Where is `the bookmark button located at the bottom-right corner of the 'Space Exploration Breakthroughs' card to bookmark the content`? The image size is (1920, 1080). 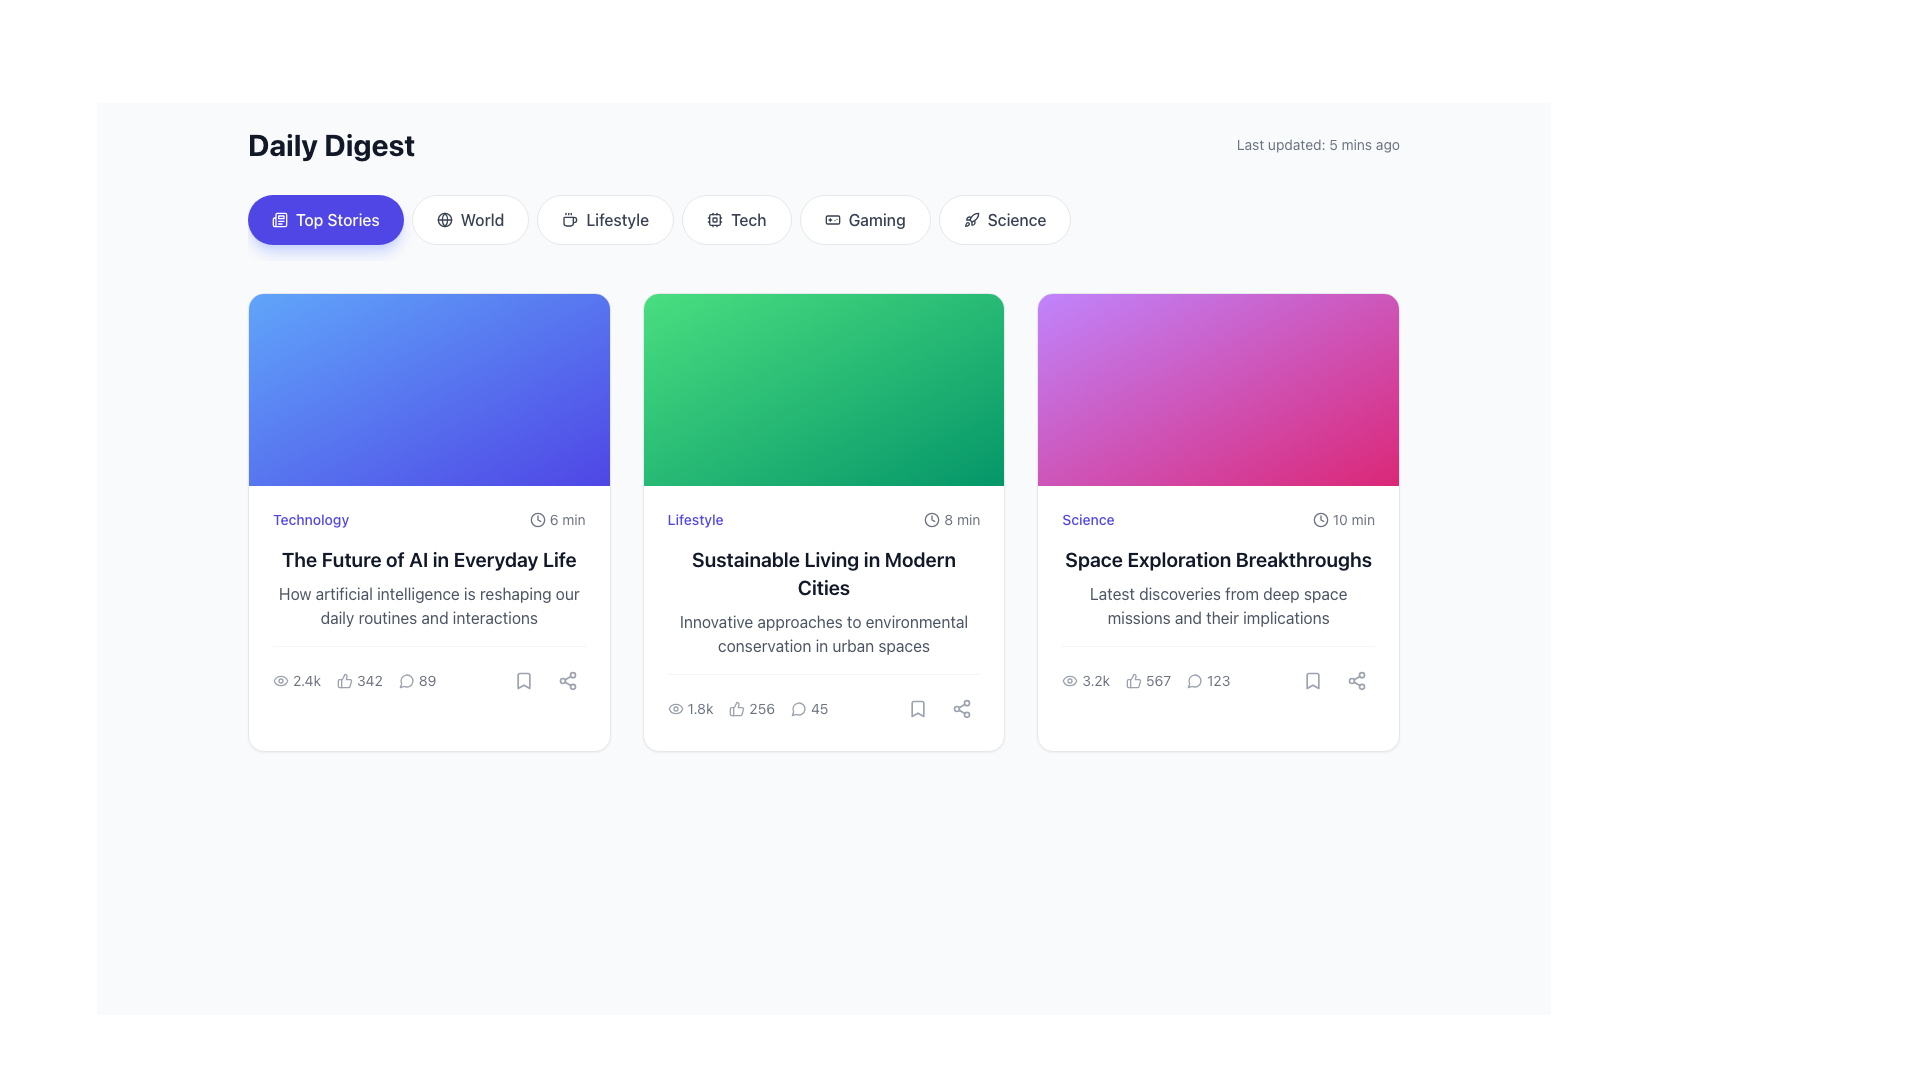 the bookmark button located at the bottom-right corner of the 'Space Exploration Breakthroughs' card to bookmark the content is located at coordinates (1312, 680).